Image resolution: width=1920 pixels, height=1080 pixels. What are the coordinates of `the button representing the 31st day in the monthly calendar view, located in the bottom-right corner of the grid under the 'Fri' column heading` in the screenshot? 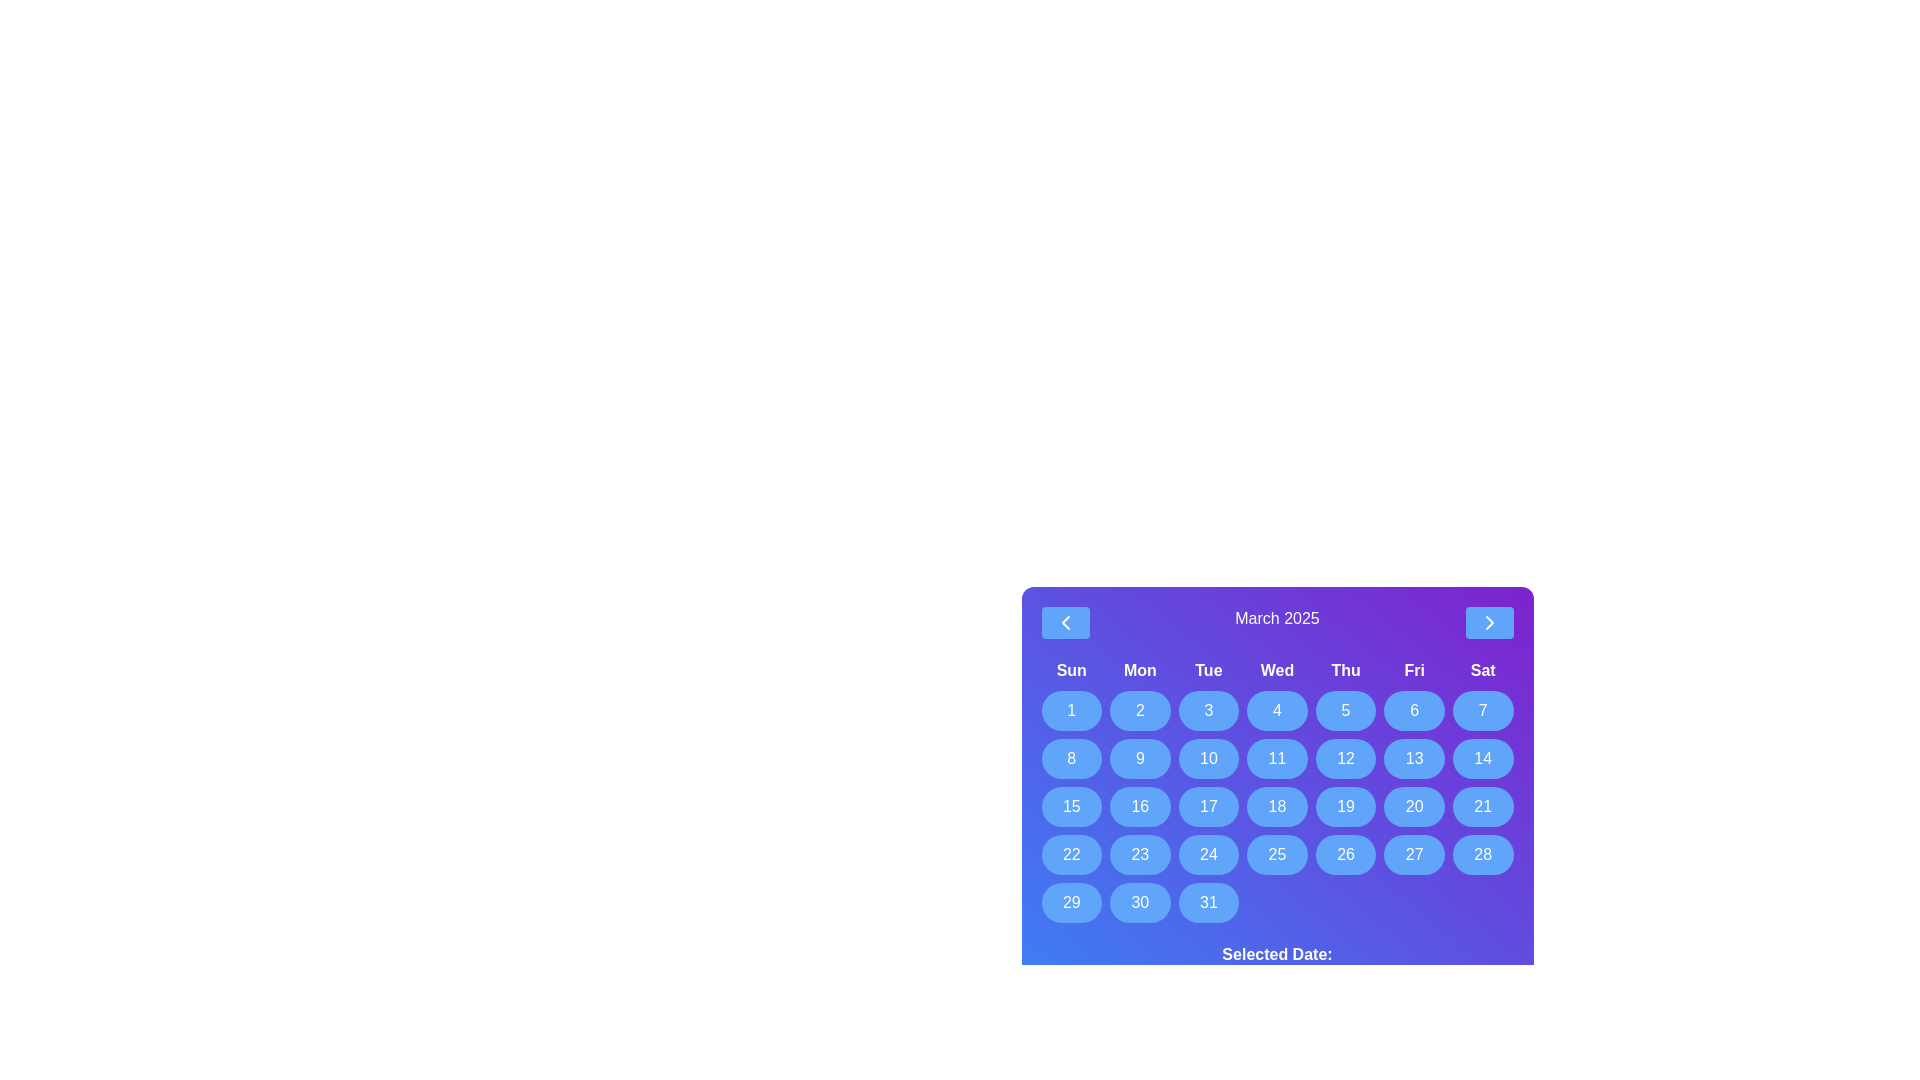 It's located at (1207, 902).